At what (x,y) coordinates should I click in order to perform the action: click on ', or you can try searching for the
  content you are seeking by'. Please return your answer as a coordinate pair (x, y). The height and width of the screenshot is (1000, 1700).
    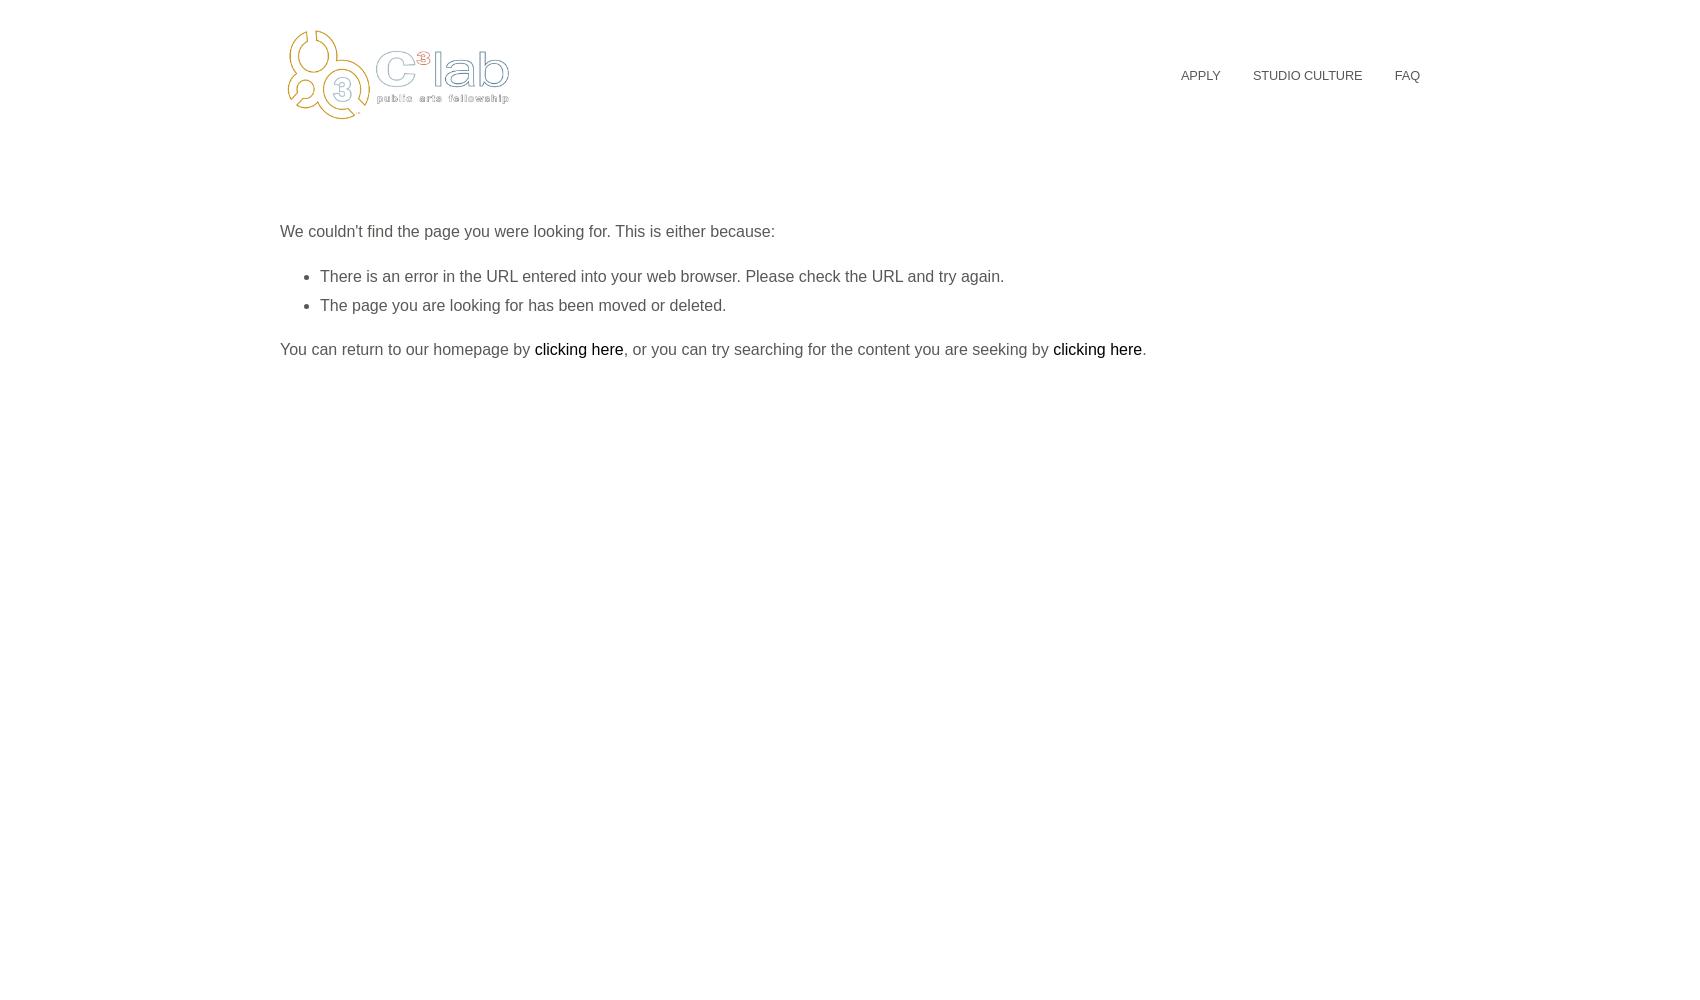
    Looking at the image, I should click on (836, 348).